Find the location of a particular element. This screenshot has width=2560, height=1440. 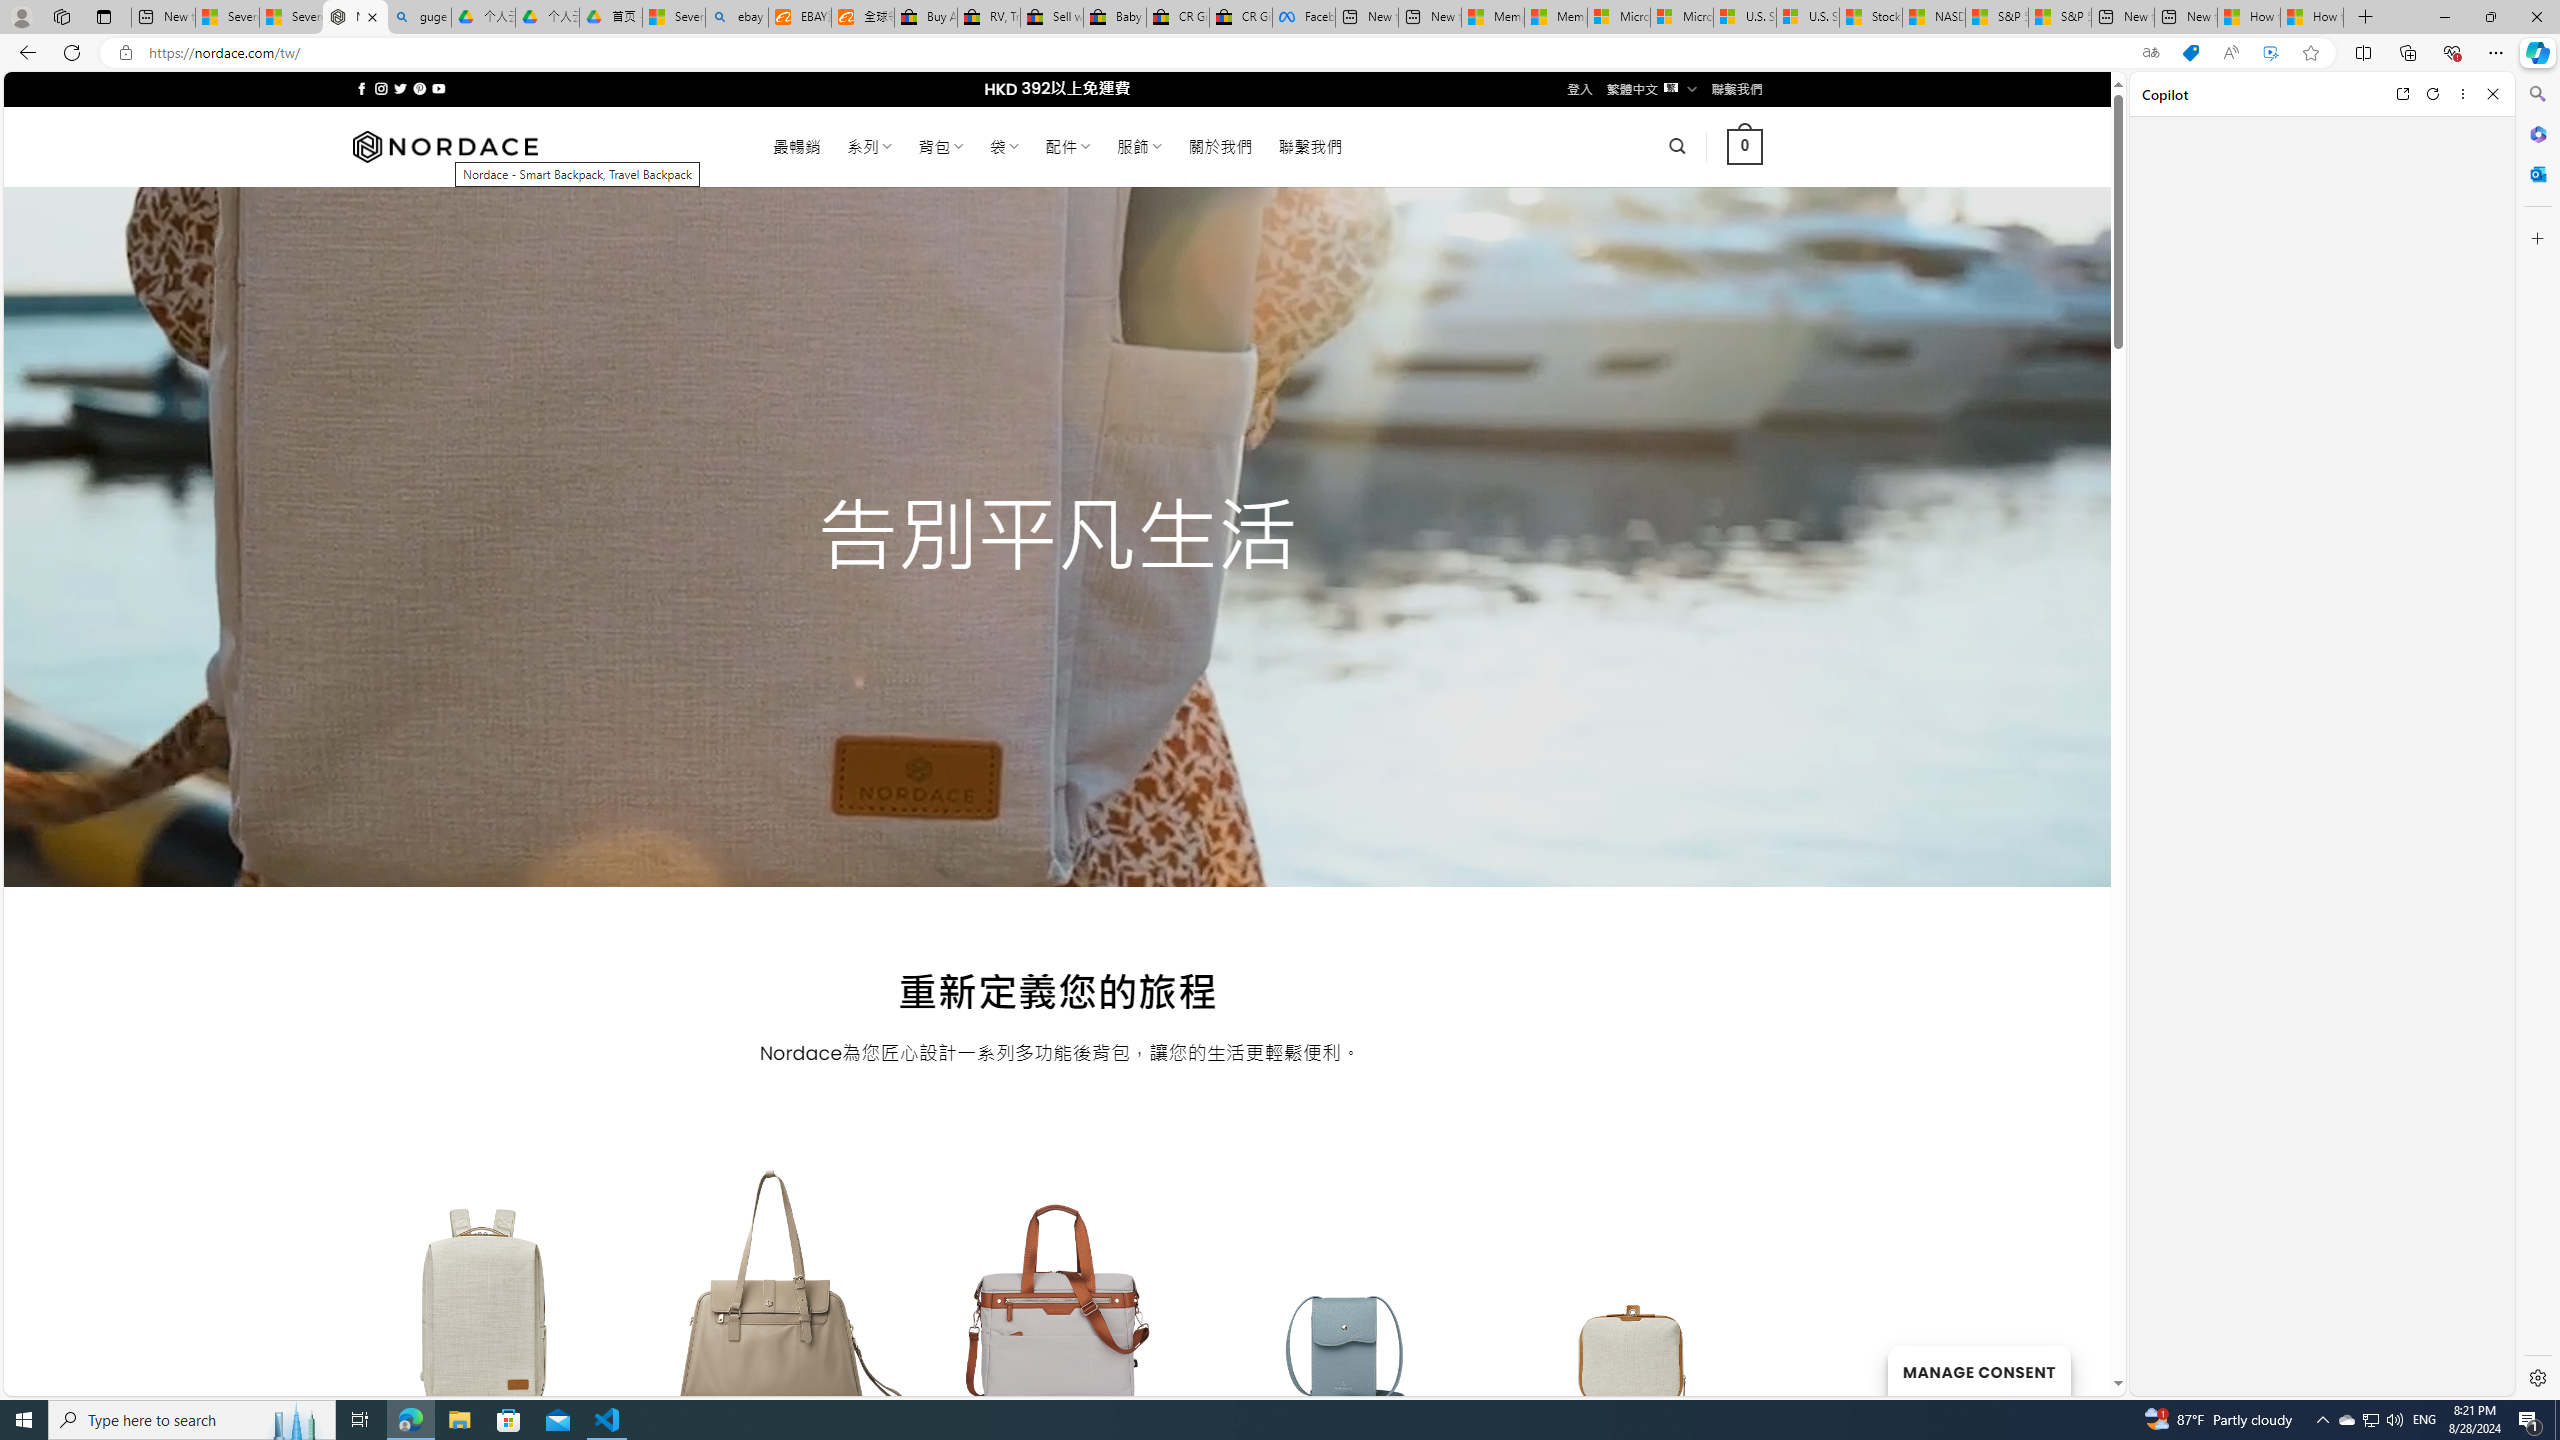

'Follow on Facebook' is located at coordinates (362, 88).